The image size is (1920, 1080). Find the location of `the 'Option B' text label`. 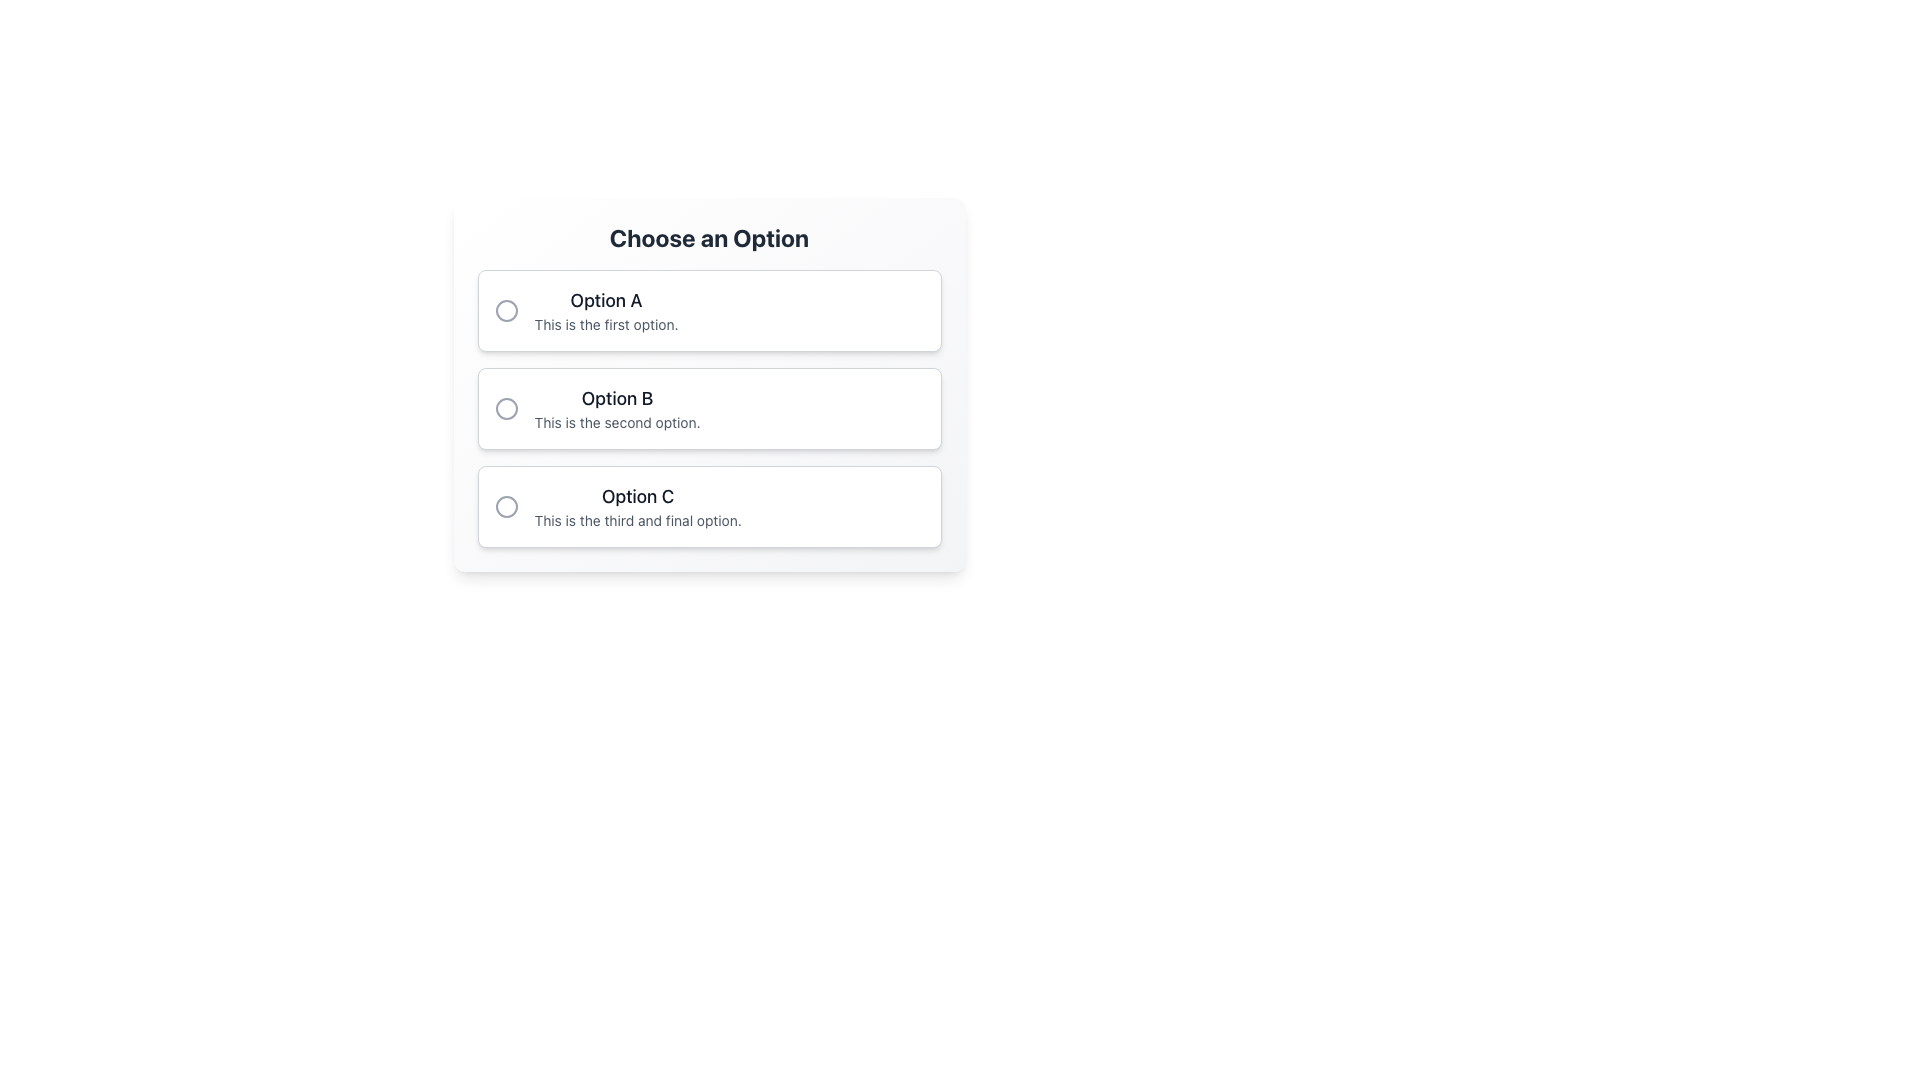

the 'Option B' text label is located at coordinates (616, 398).